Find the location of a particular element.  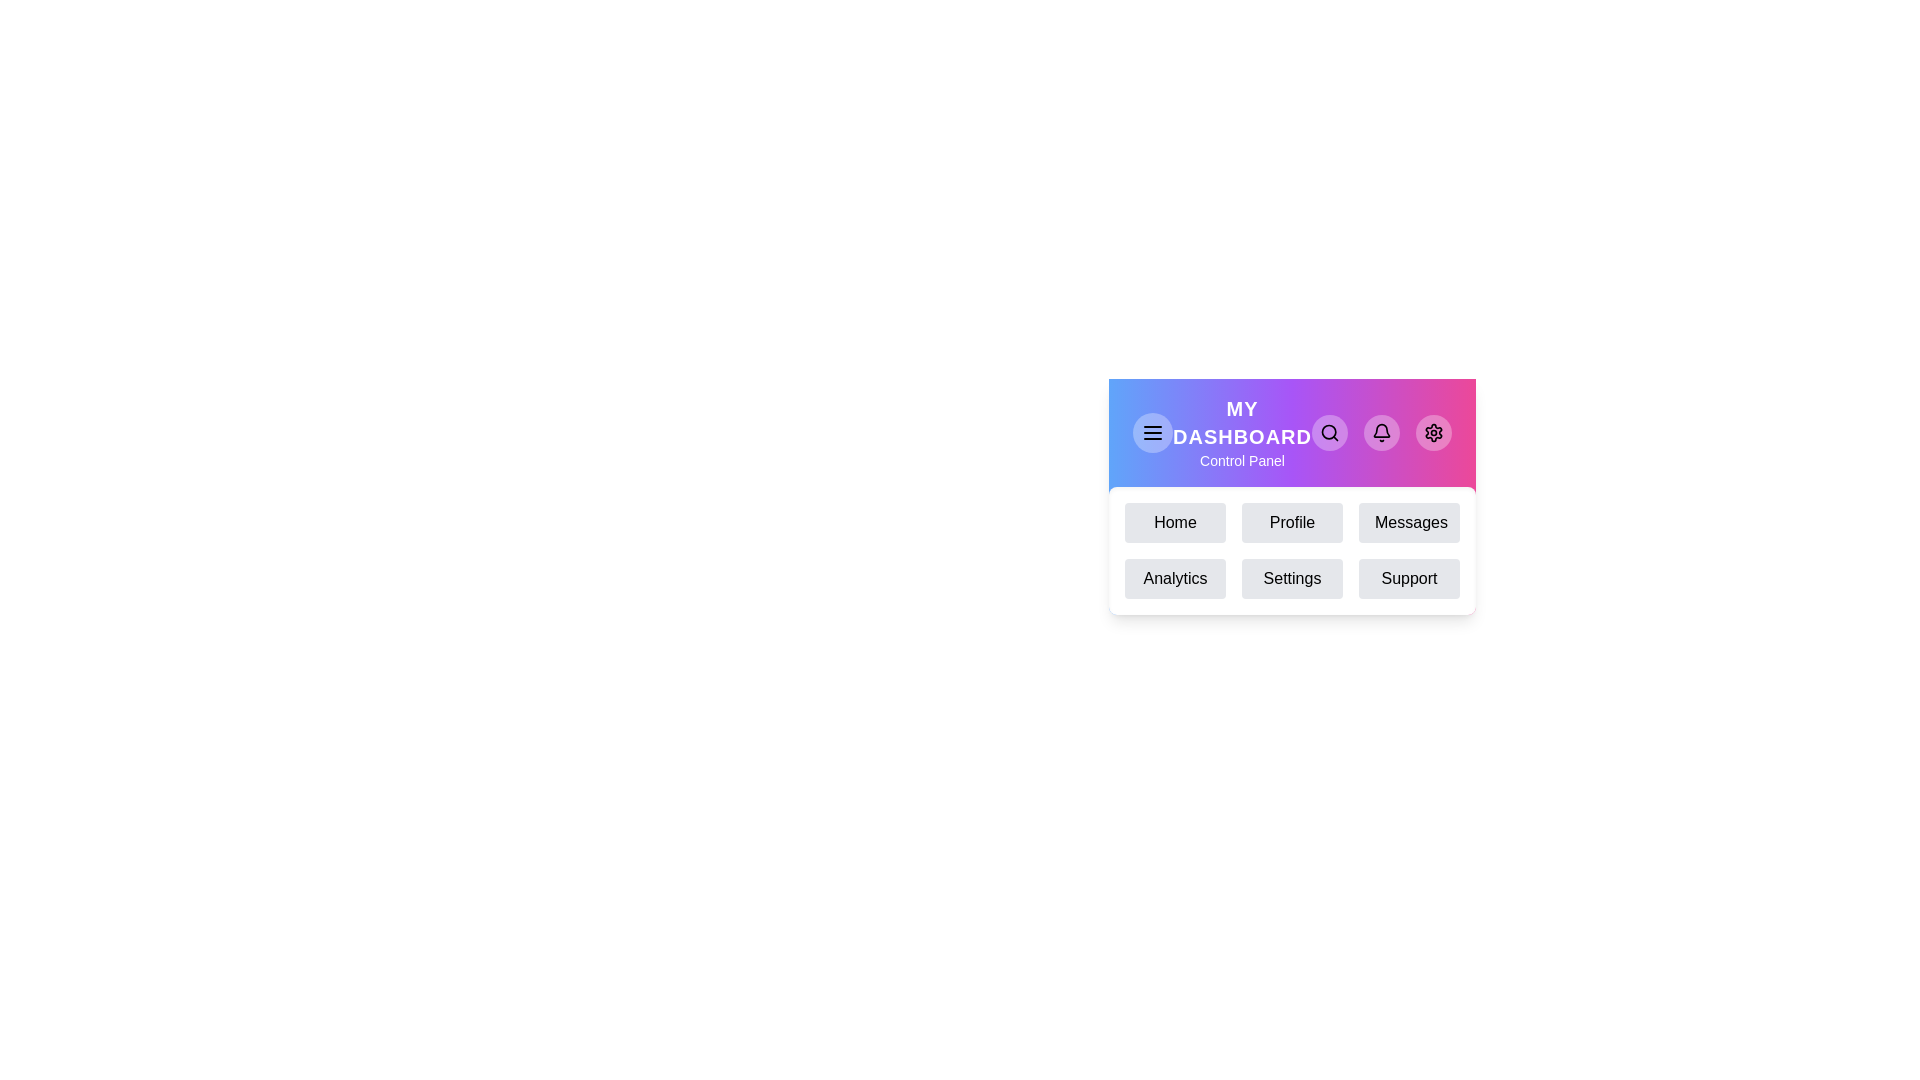

the menu item Analytics to navigate to the corresponding section is located at coordinates (1175, 578).